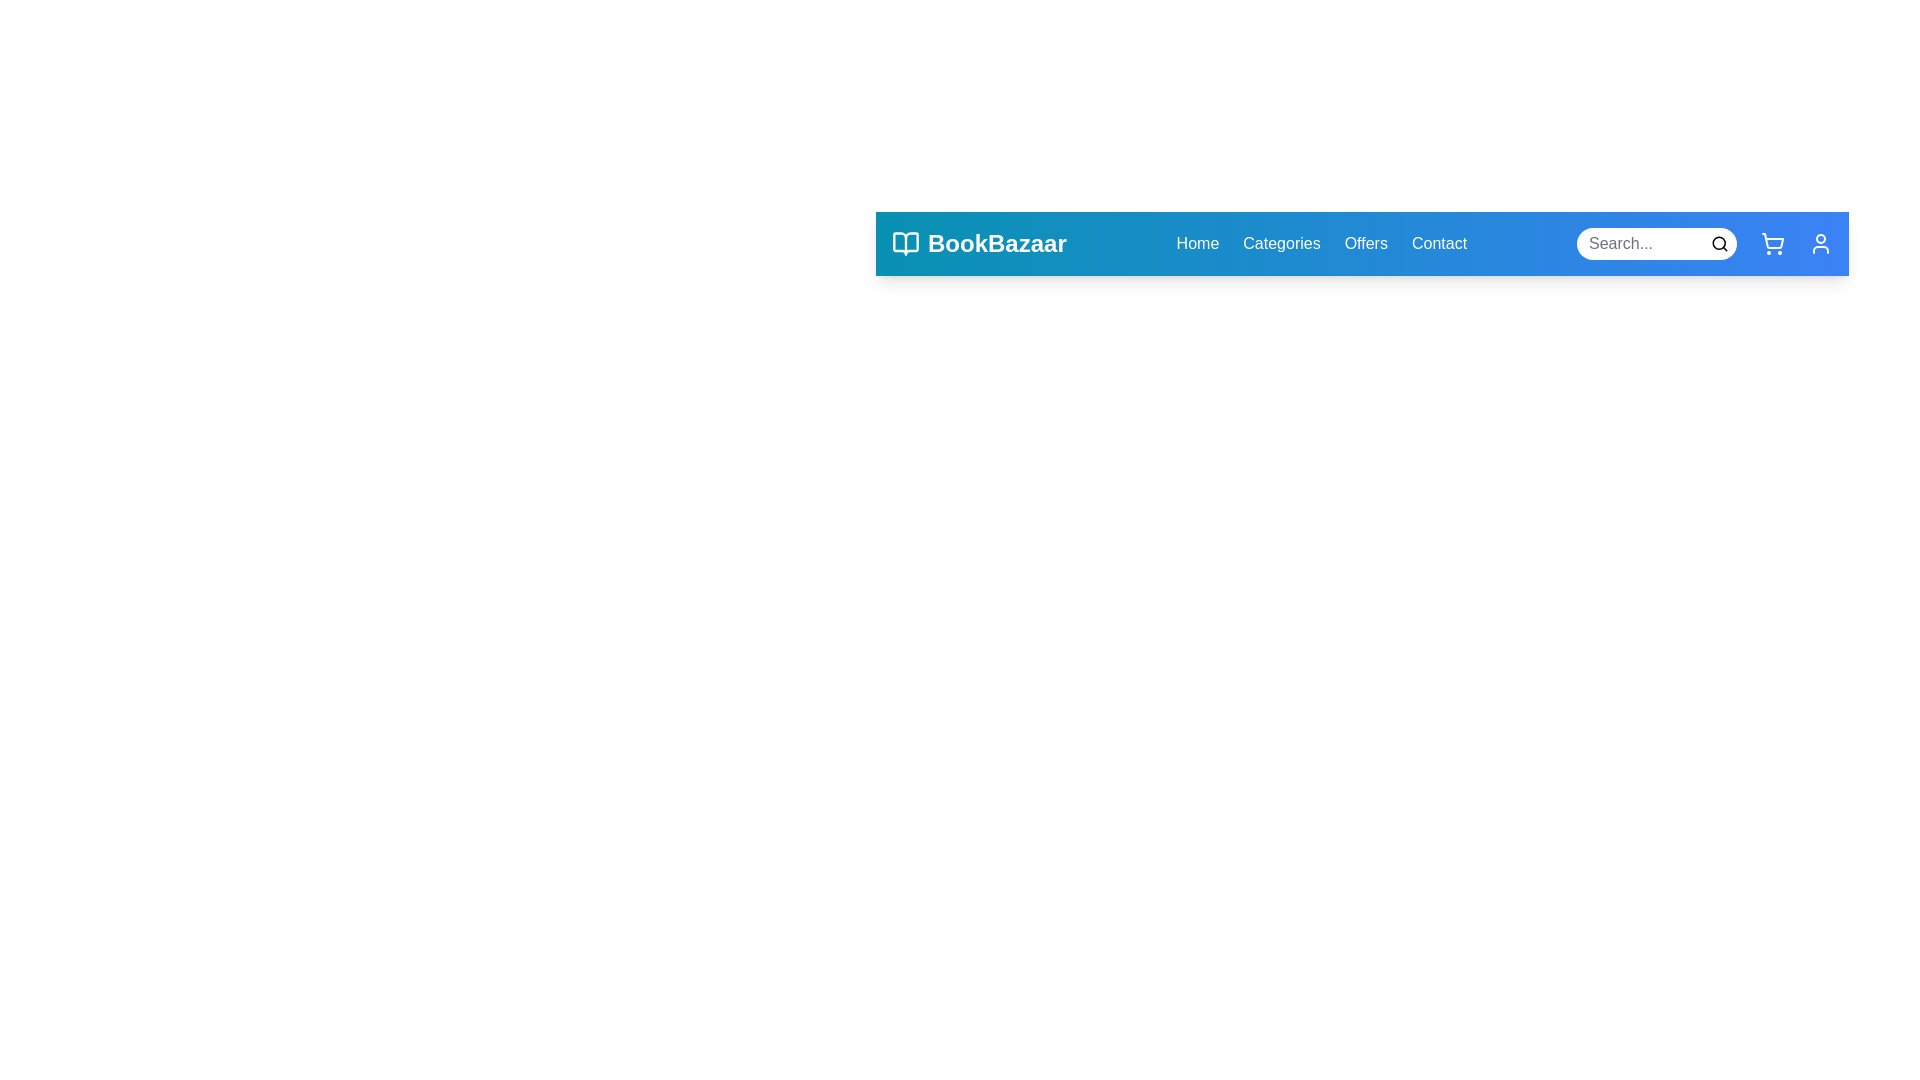 This screenshot has width=1920, height=1080. What do you see at coordinates (1718, 242) in the screenshot?
I see `the search button in the search bar` at bounding box center [1718, 242].